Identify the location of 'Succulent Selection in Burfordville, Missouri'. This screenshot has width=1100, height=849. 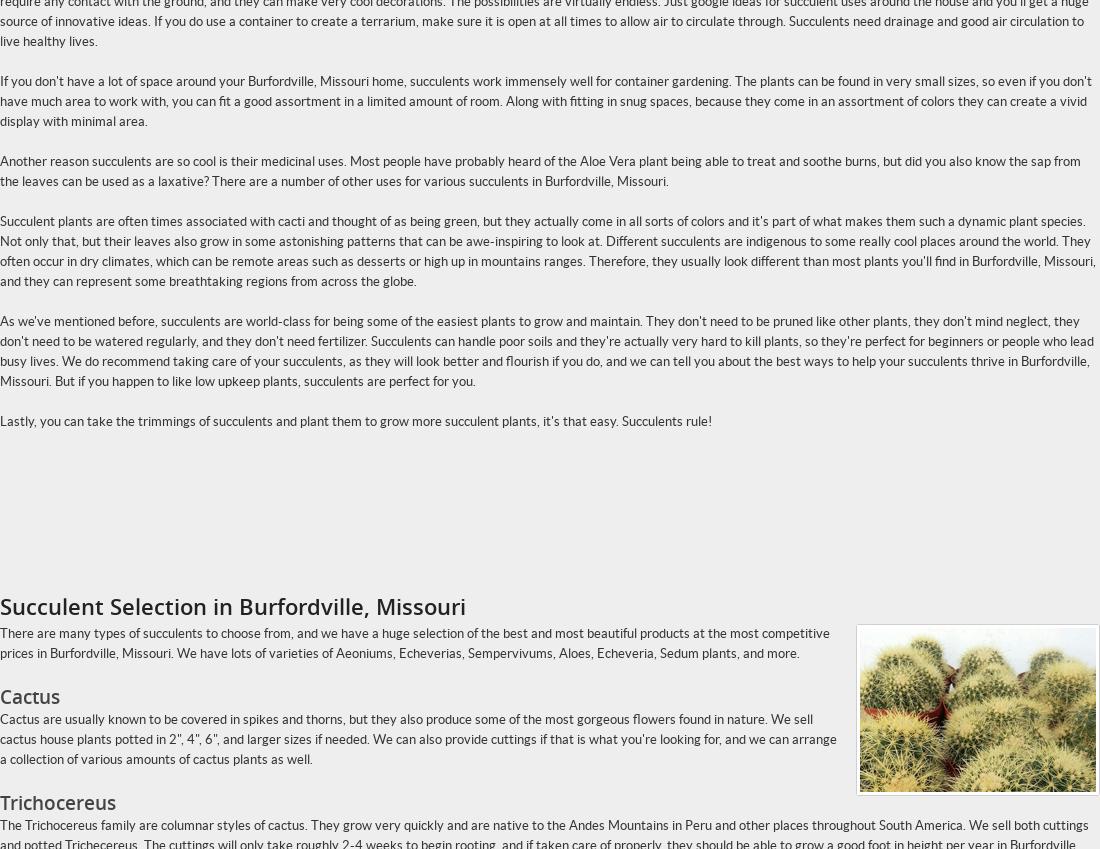
(232, 606).